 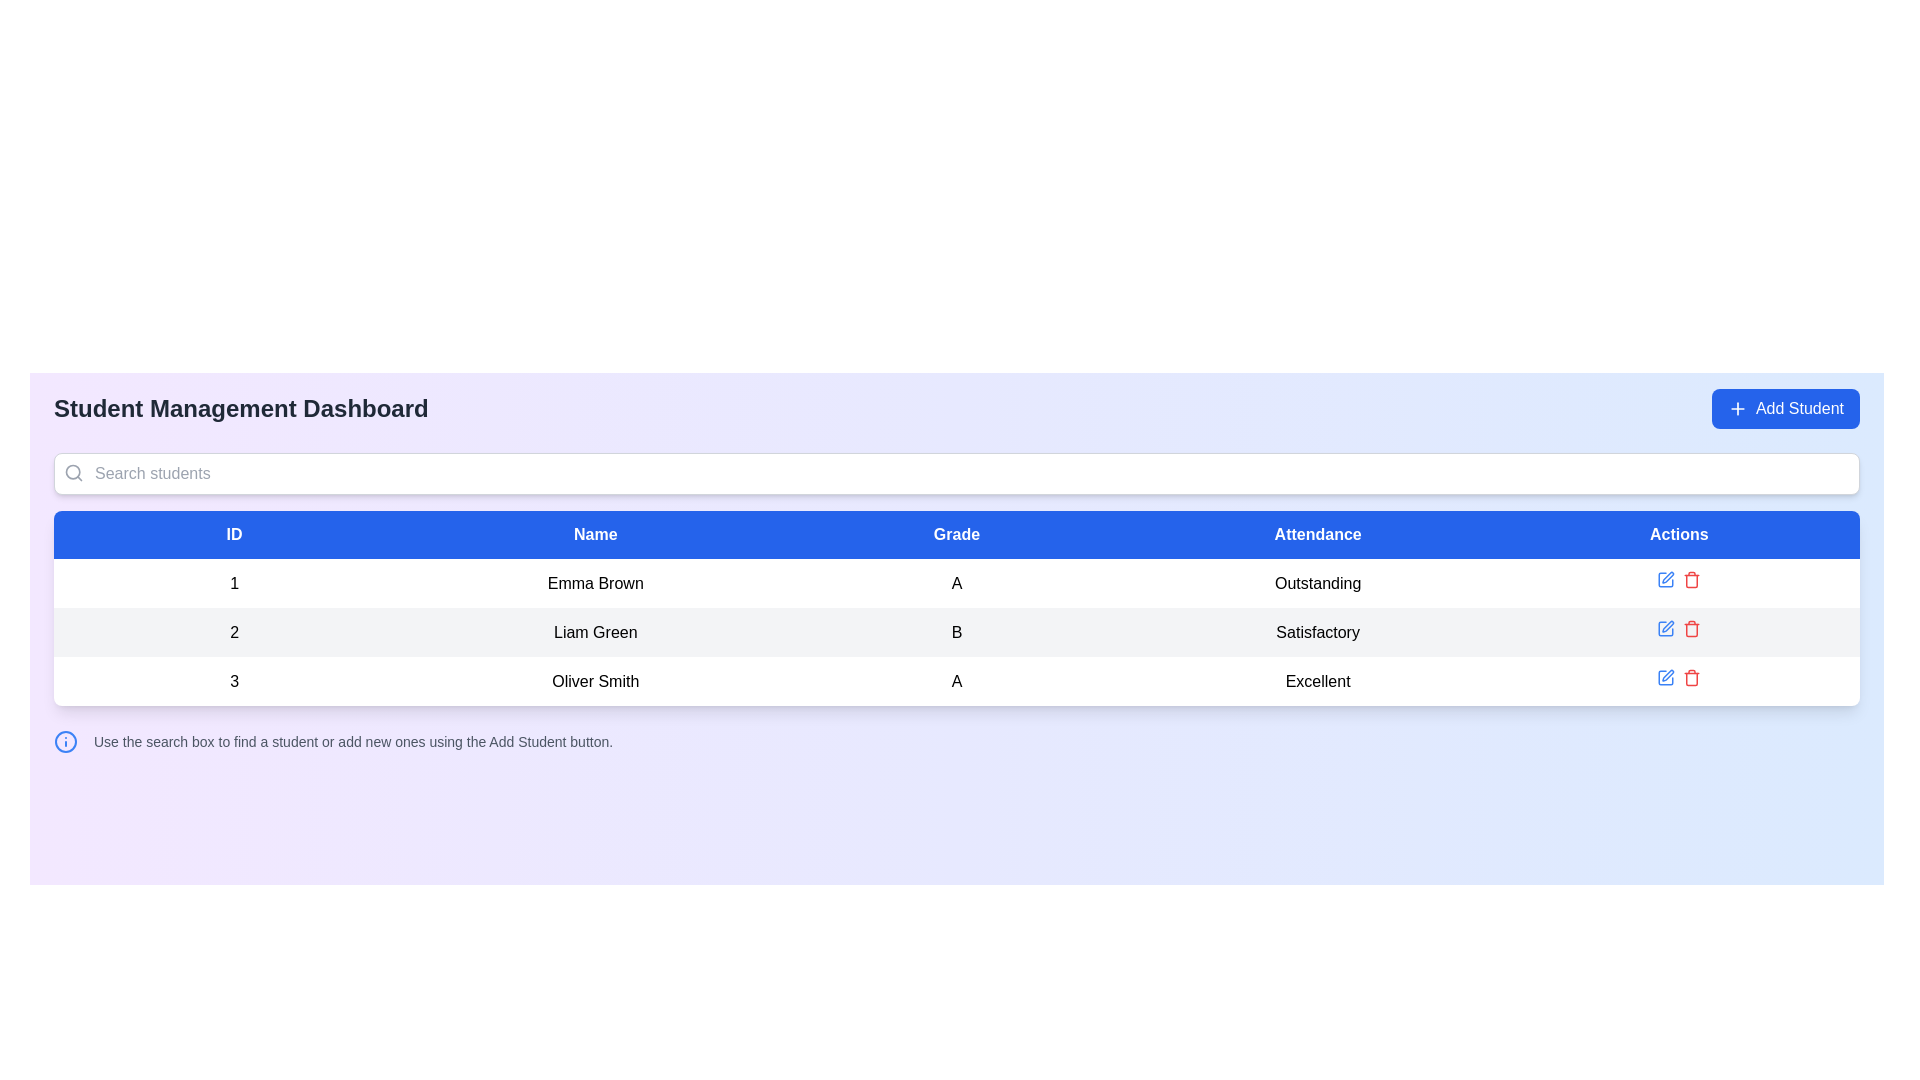 What do you see at coordinates (234, 680) in the screenshot?
I see `contents of the Text label displaying the unique identifier '3' for the student entry Oliver Smith, located in the first column of the third row of the table` at bounding box center [234, 680].